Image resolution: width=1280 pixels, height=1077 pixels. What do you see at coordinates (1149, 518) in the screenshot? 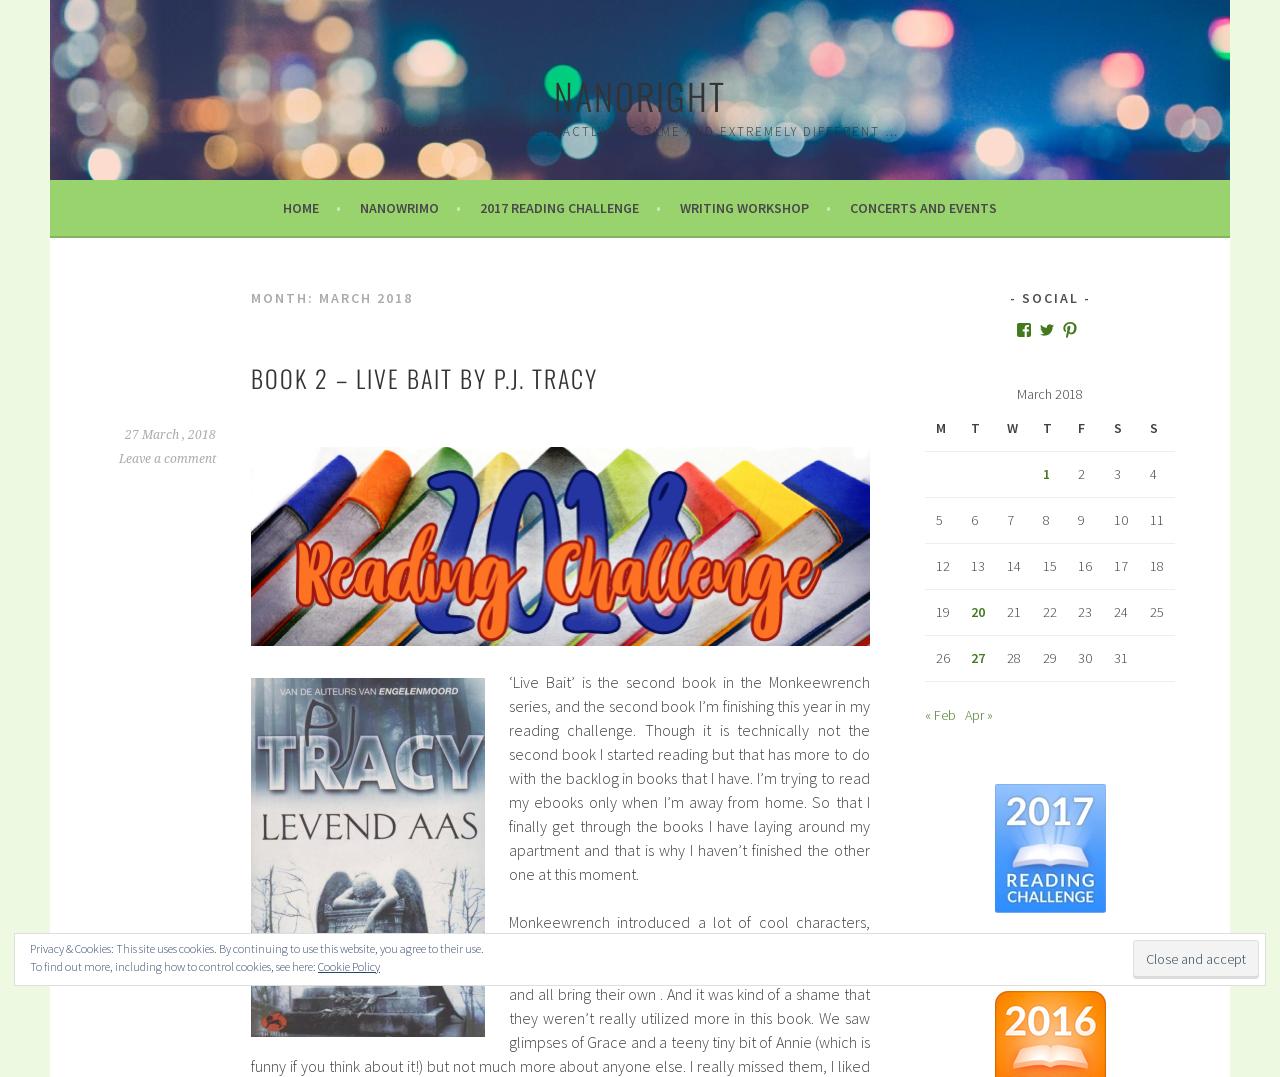
I see `'11'` at bounding box center [1149, 518].